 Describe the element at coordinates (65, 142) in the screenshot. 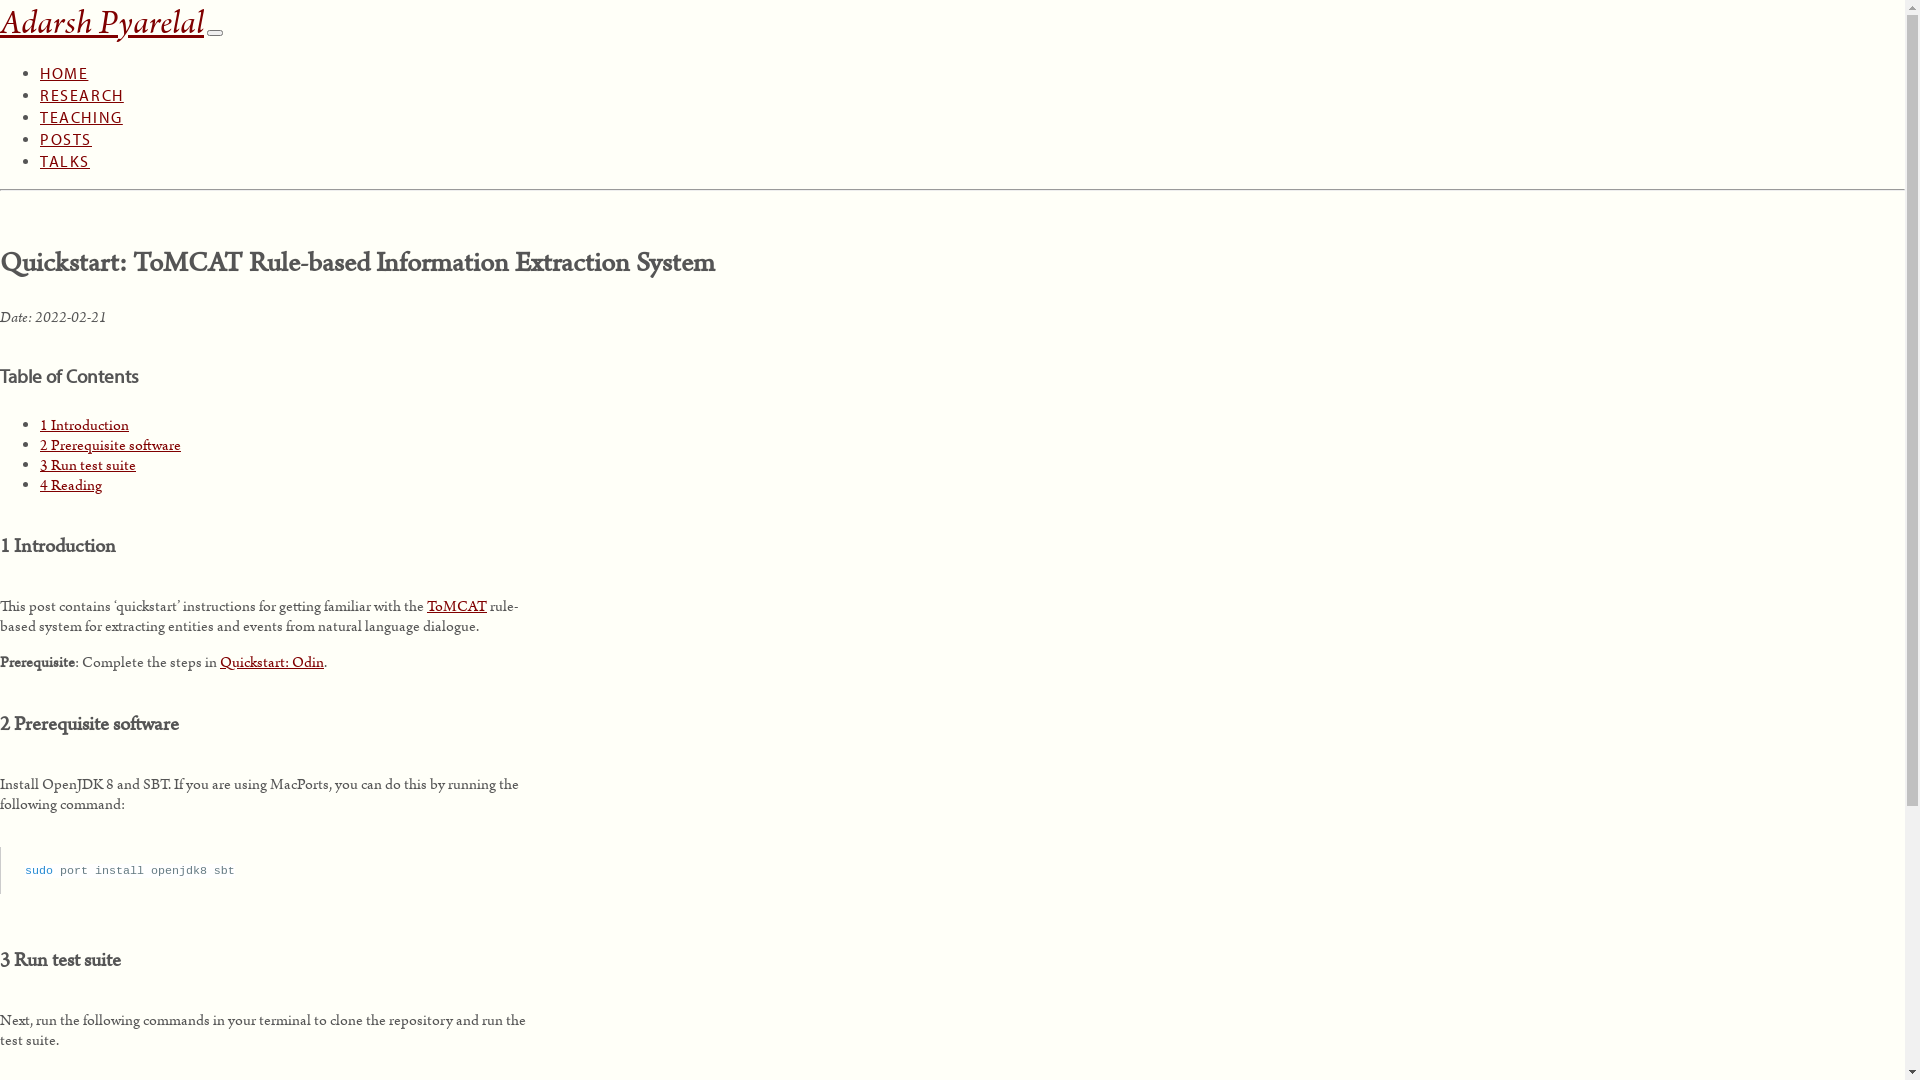

I see `'TALKS'` at that location.